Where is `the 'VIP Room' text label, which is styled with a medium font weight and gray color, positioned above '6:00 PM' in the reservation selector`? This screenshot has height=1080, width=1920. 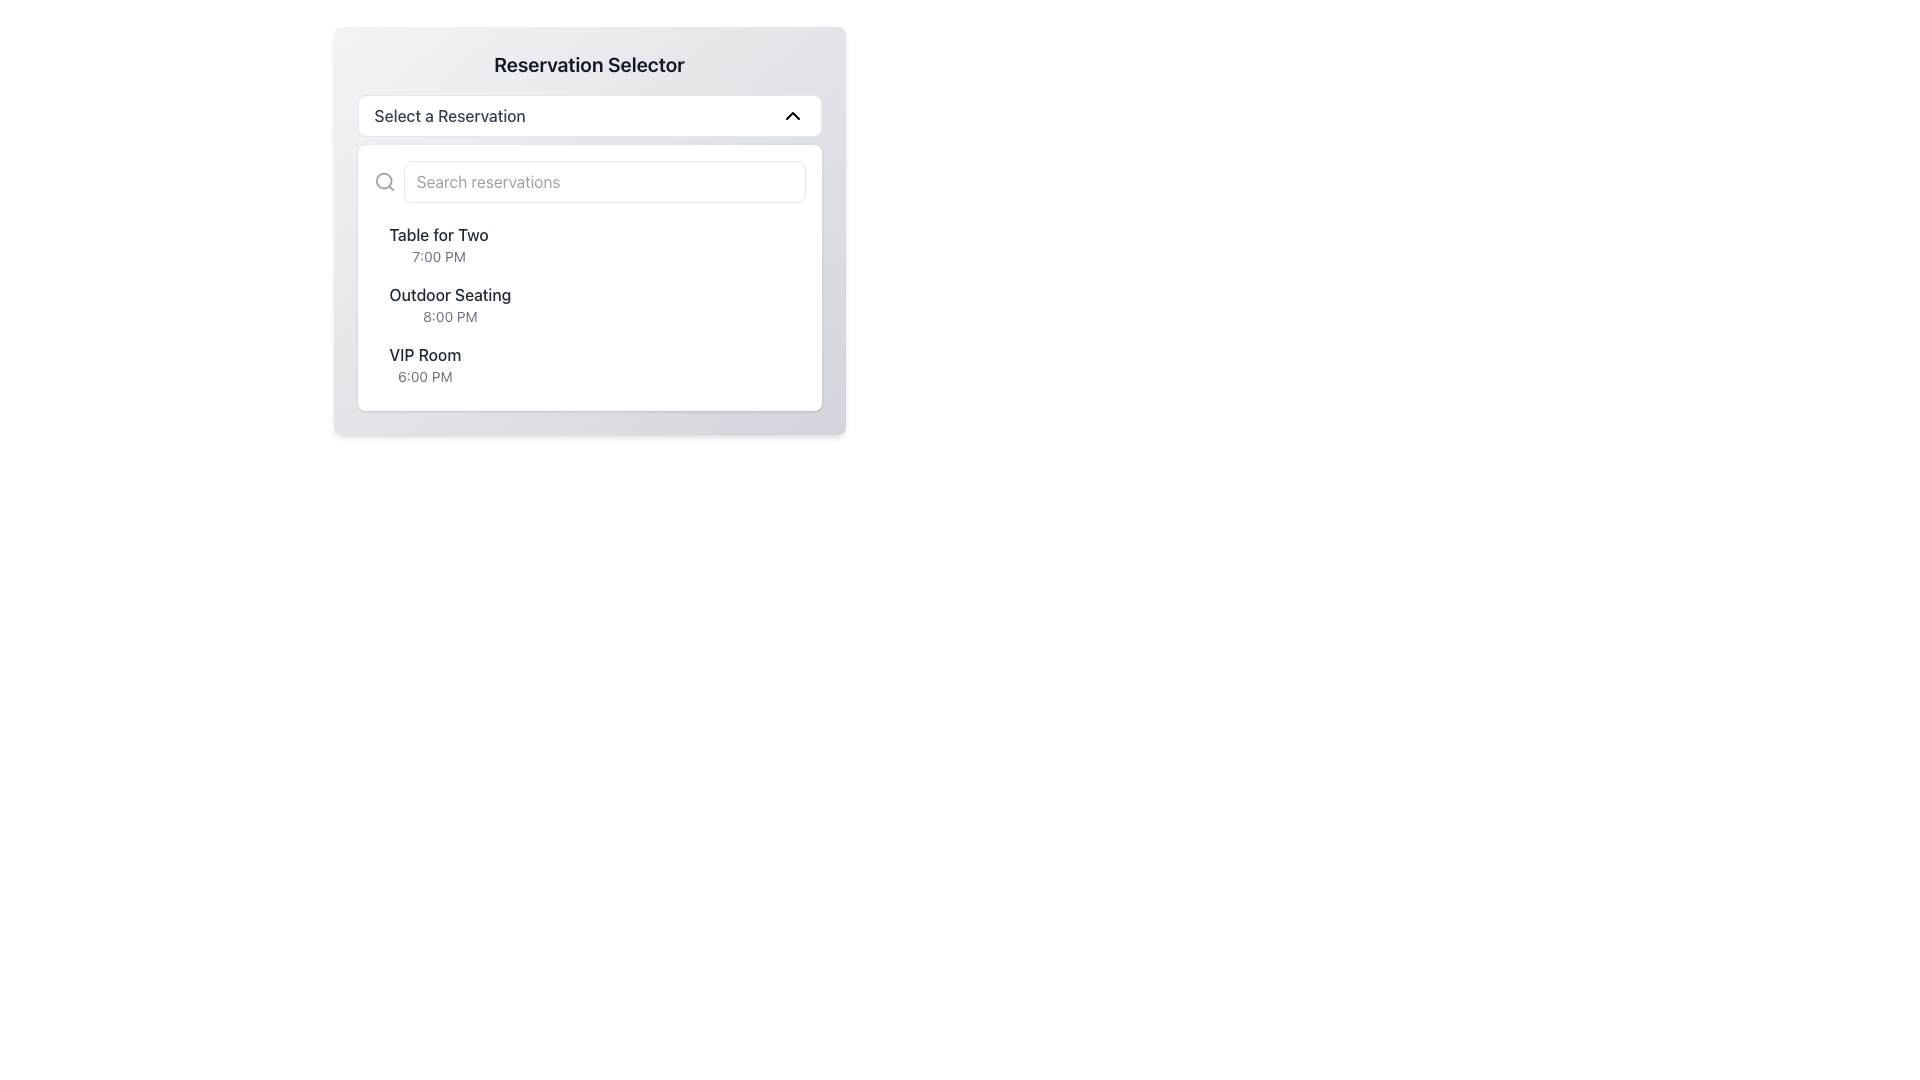
the 'VIP Room' text label, which is styled with a medium font weight and gray color, positioned above '6:00 PM' in the reservation selector is located at coordinates (424, 353).